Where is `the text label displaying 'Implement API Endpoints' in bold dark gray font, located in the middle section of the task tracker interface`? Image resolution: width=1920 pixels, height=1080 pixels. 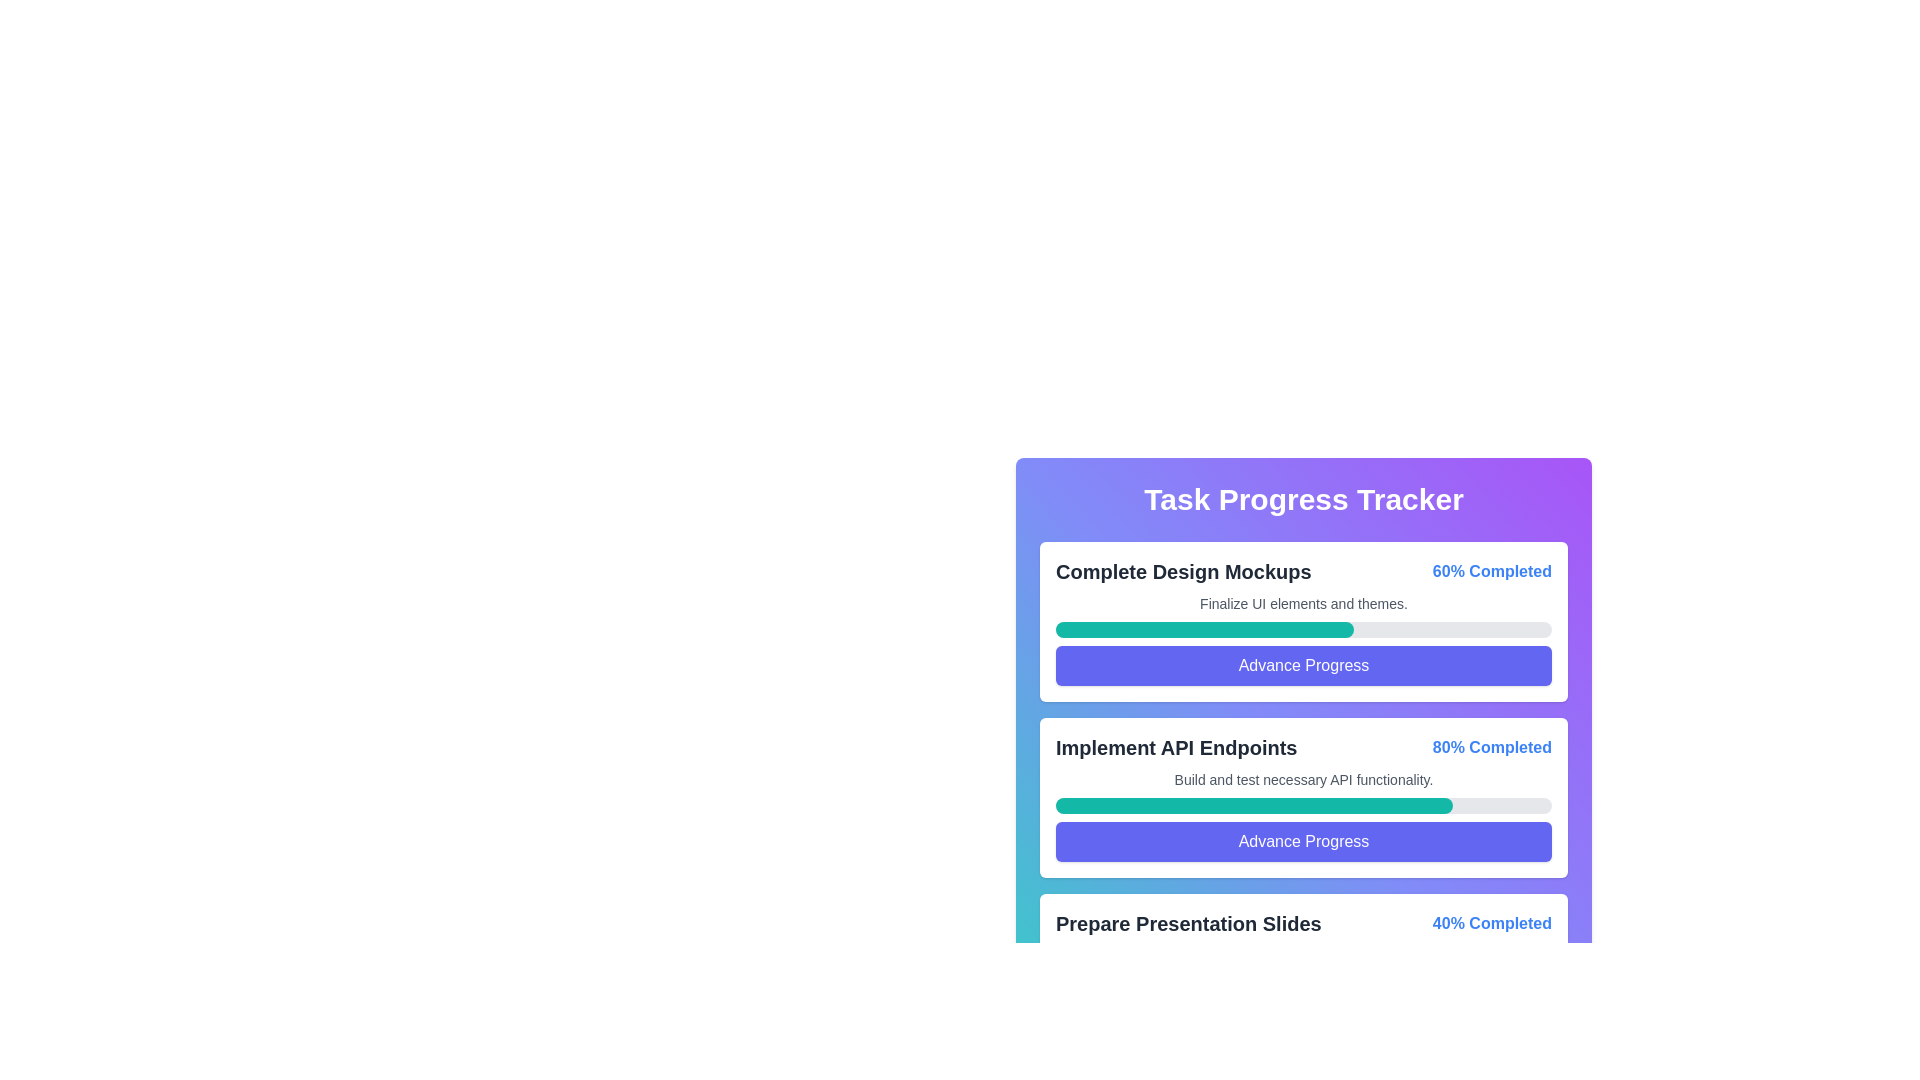 the text label displaying 'Implement API Endpoints' in bold dark gray font, located in the middle section of the task tracker interface is located at coordinates (1176, 748).